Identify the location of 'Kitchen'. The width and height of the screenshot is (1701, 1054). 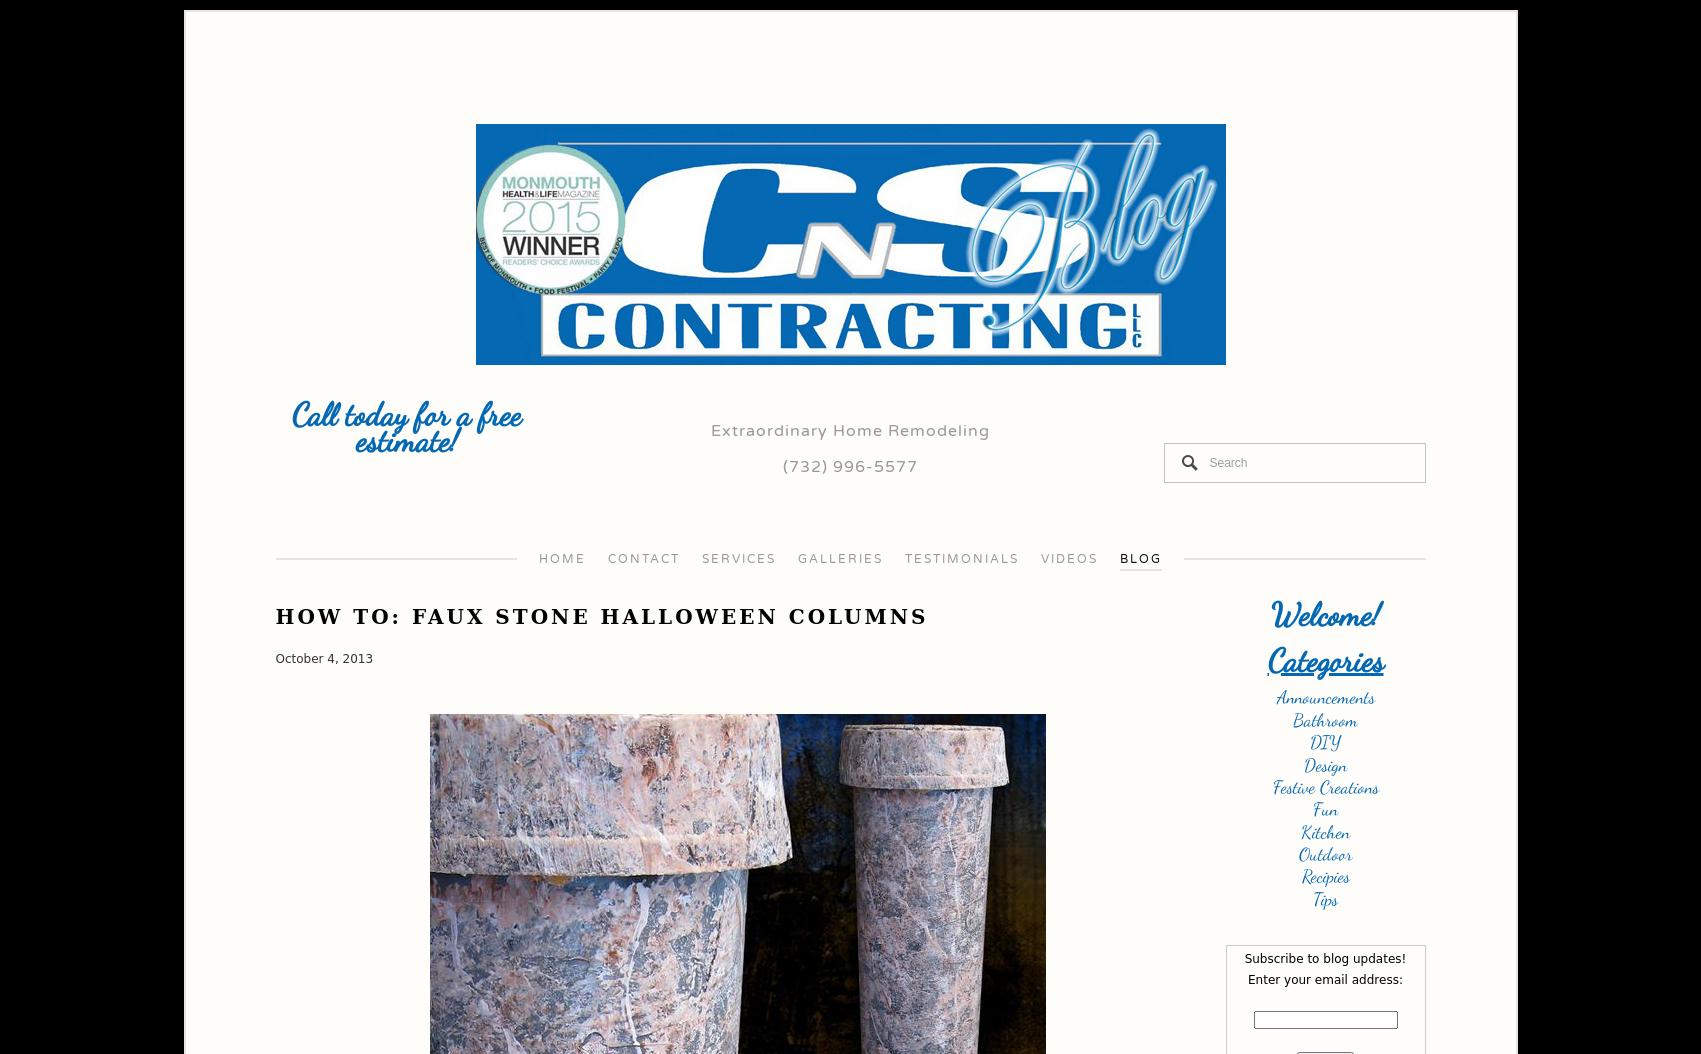
(1300, 829).